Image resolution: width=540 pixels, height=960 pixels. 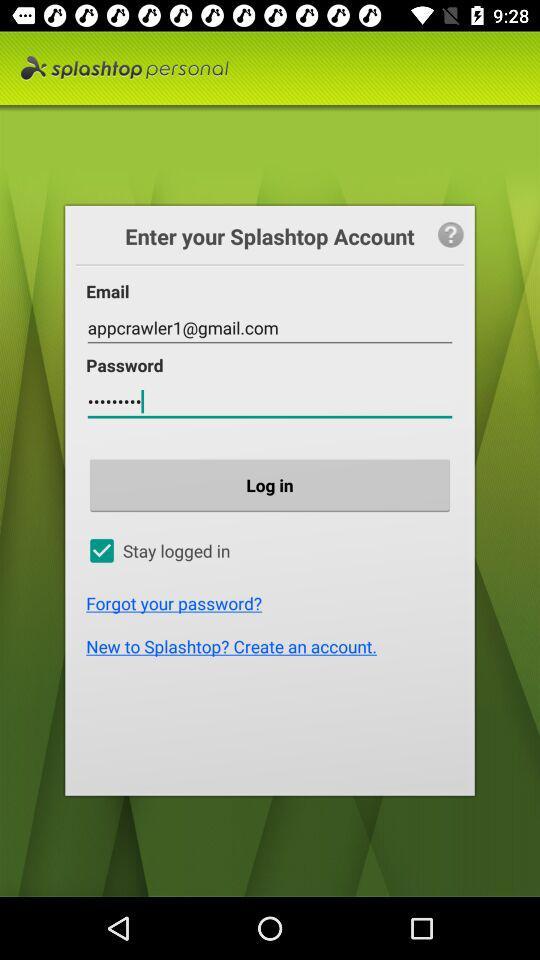 I want to click on the option below logged in, so click(x=274, y=602).